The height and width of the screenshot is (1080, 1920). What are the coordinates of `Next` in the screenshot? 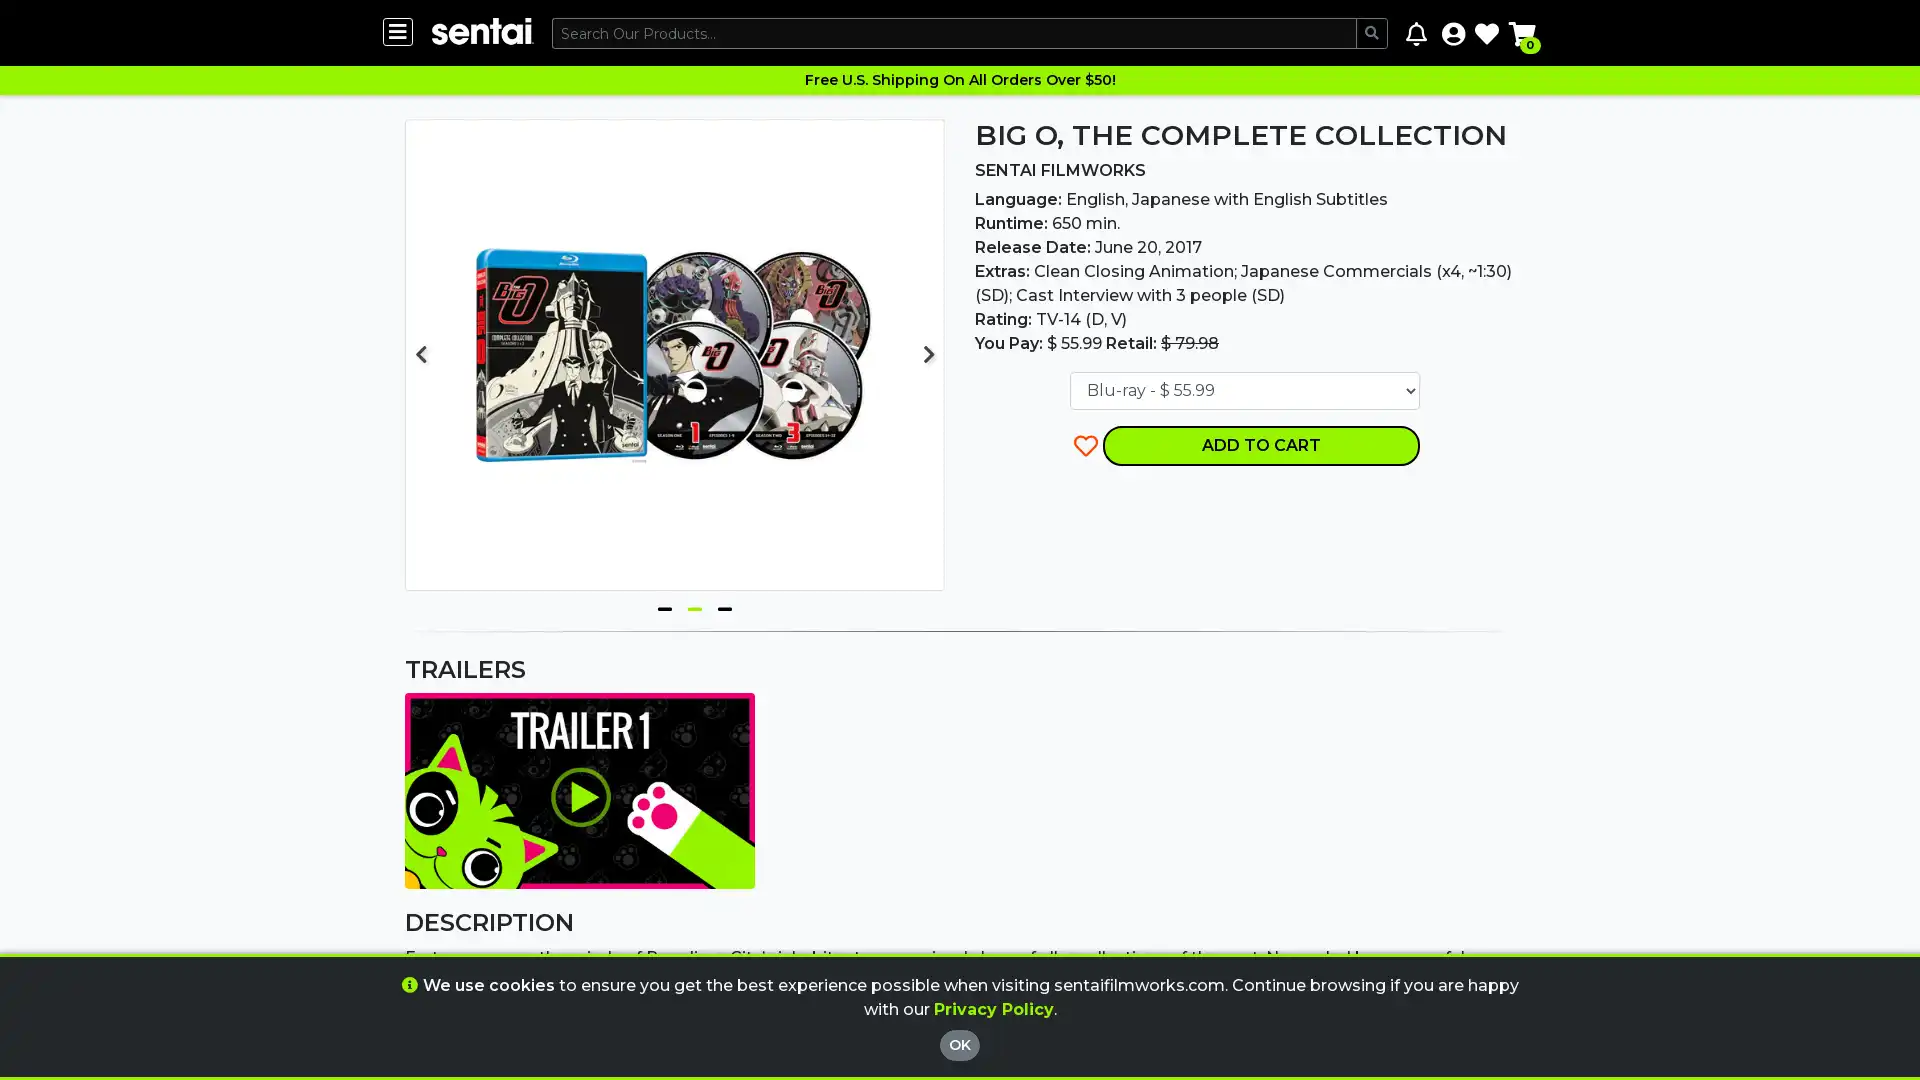 It's located at (928, 353).